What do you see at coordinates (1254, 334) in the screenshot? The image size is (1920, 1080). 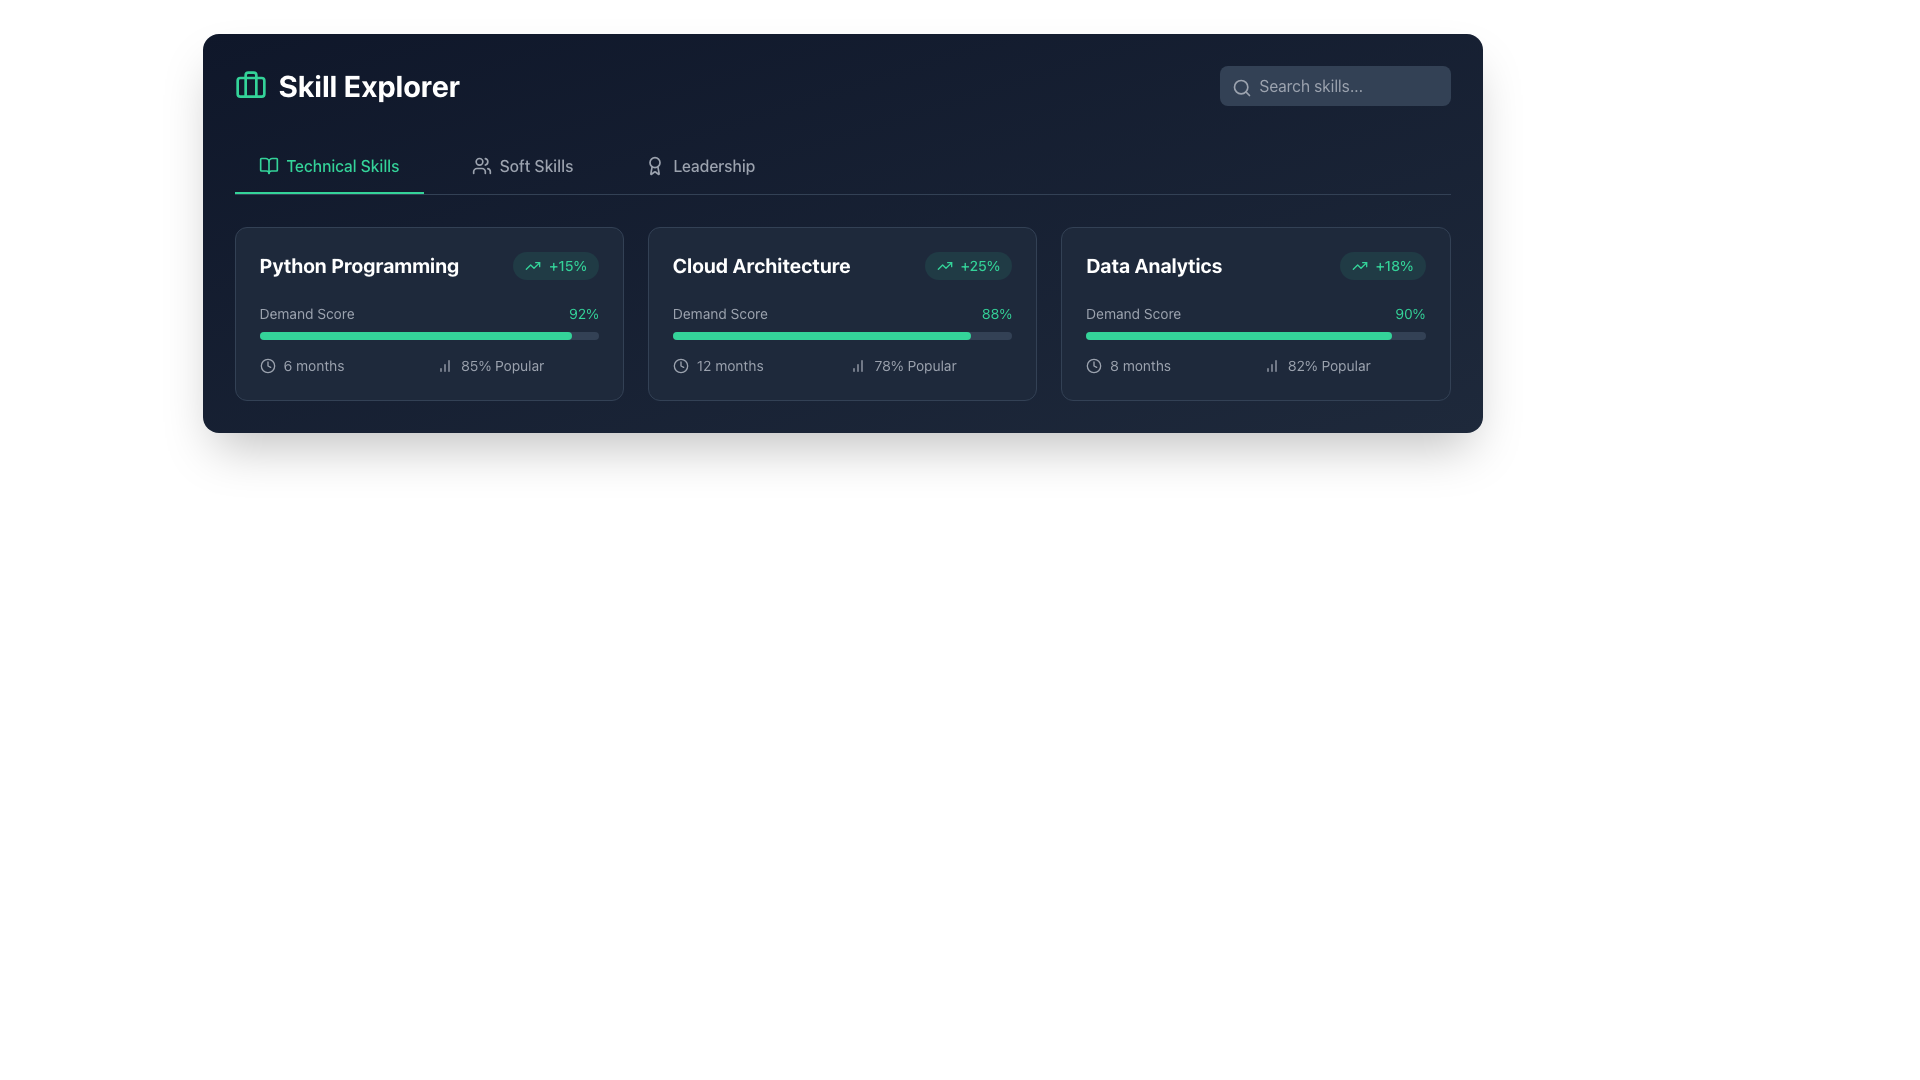 I see `the horizontal progress bar with a dark slate-colored background located below the 'Demand Score' text and adjacent to '90%' in the 'Data Analytics' card` at bounding box center [1254, 334].